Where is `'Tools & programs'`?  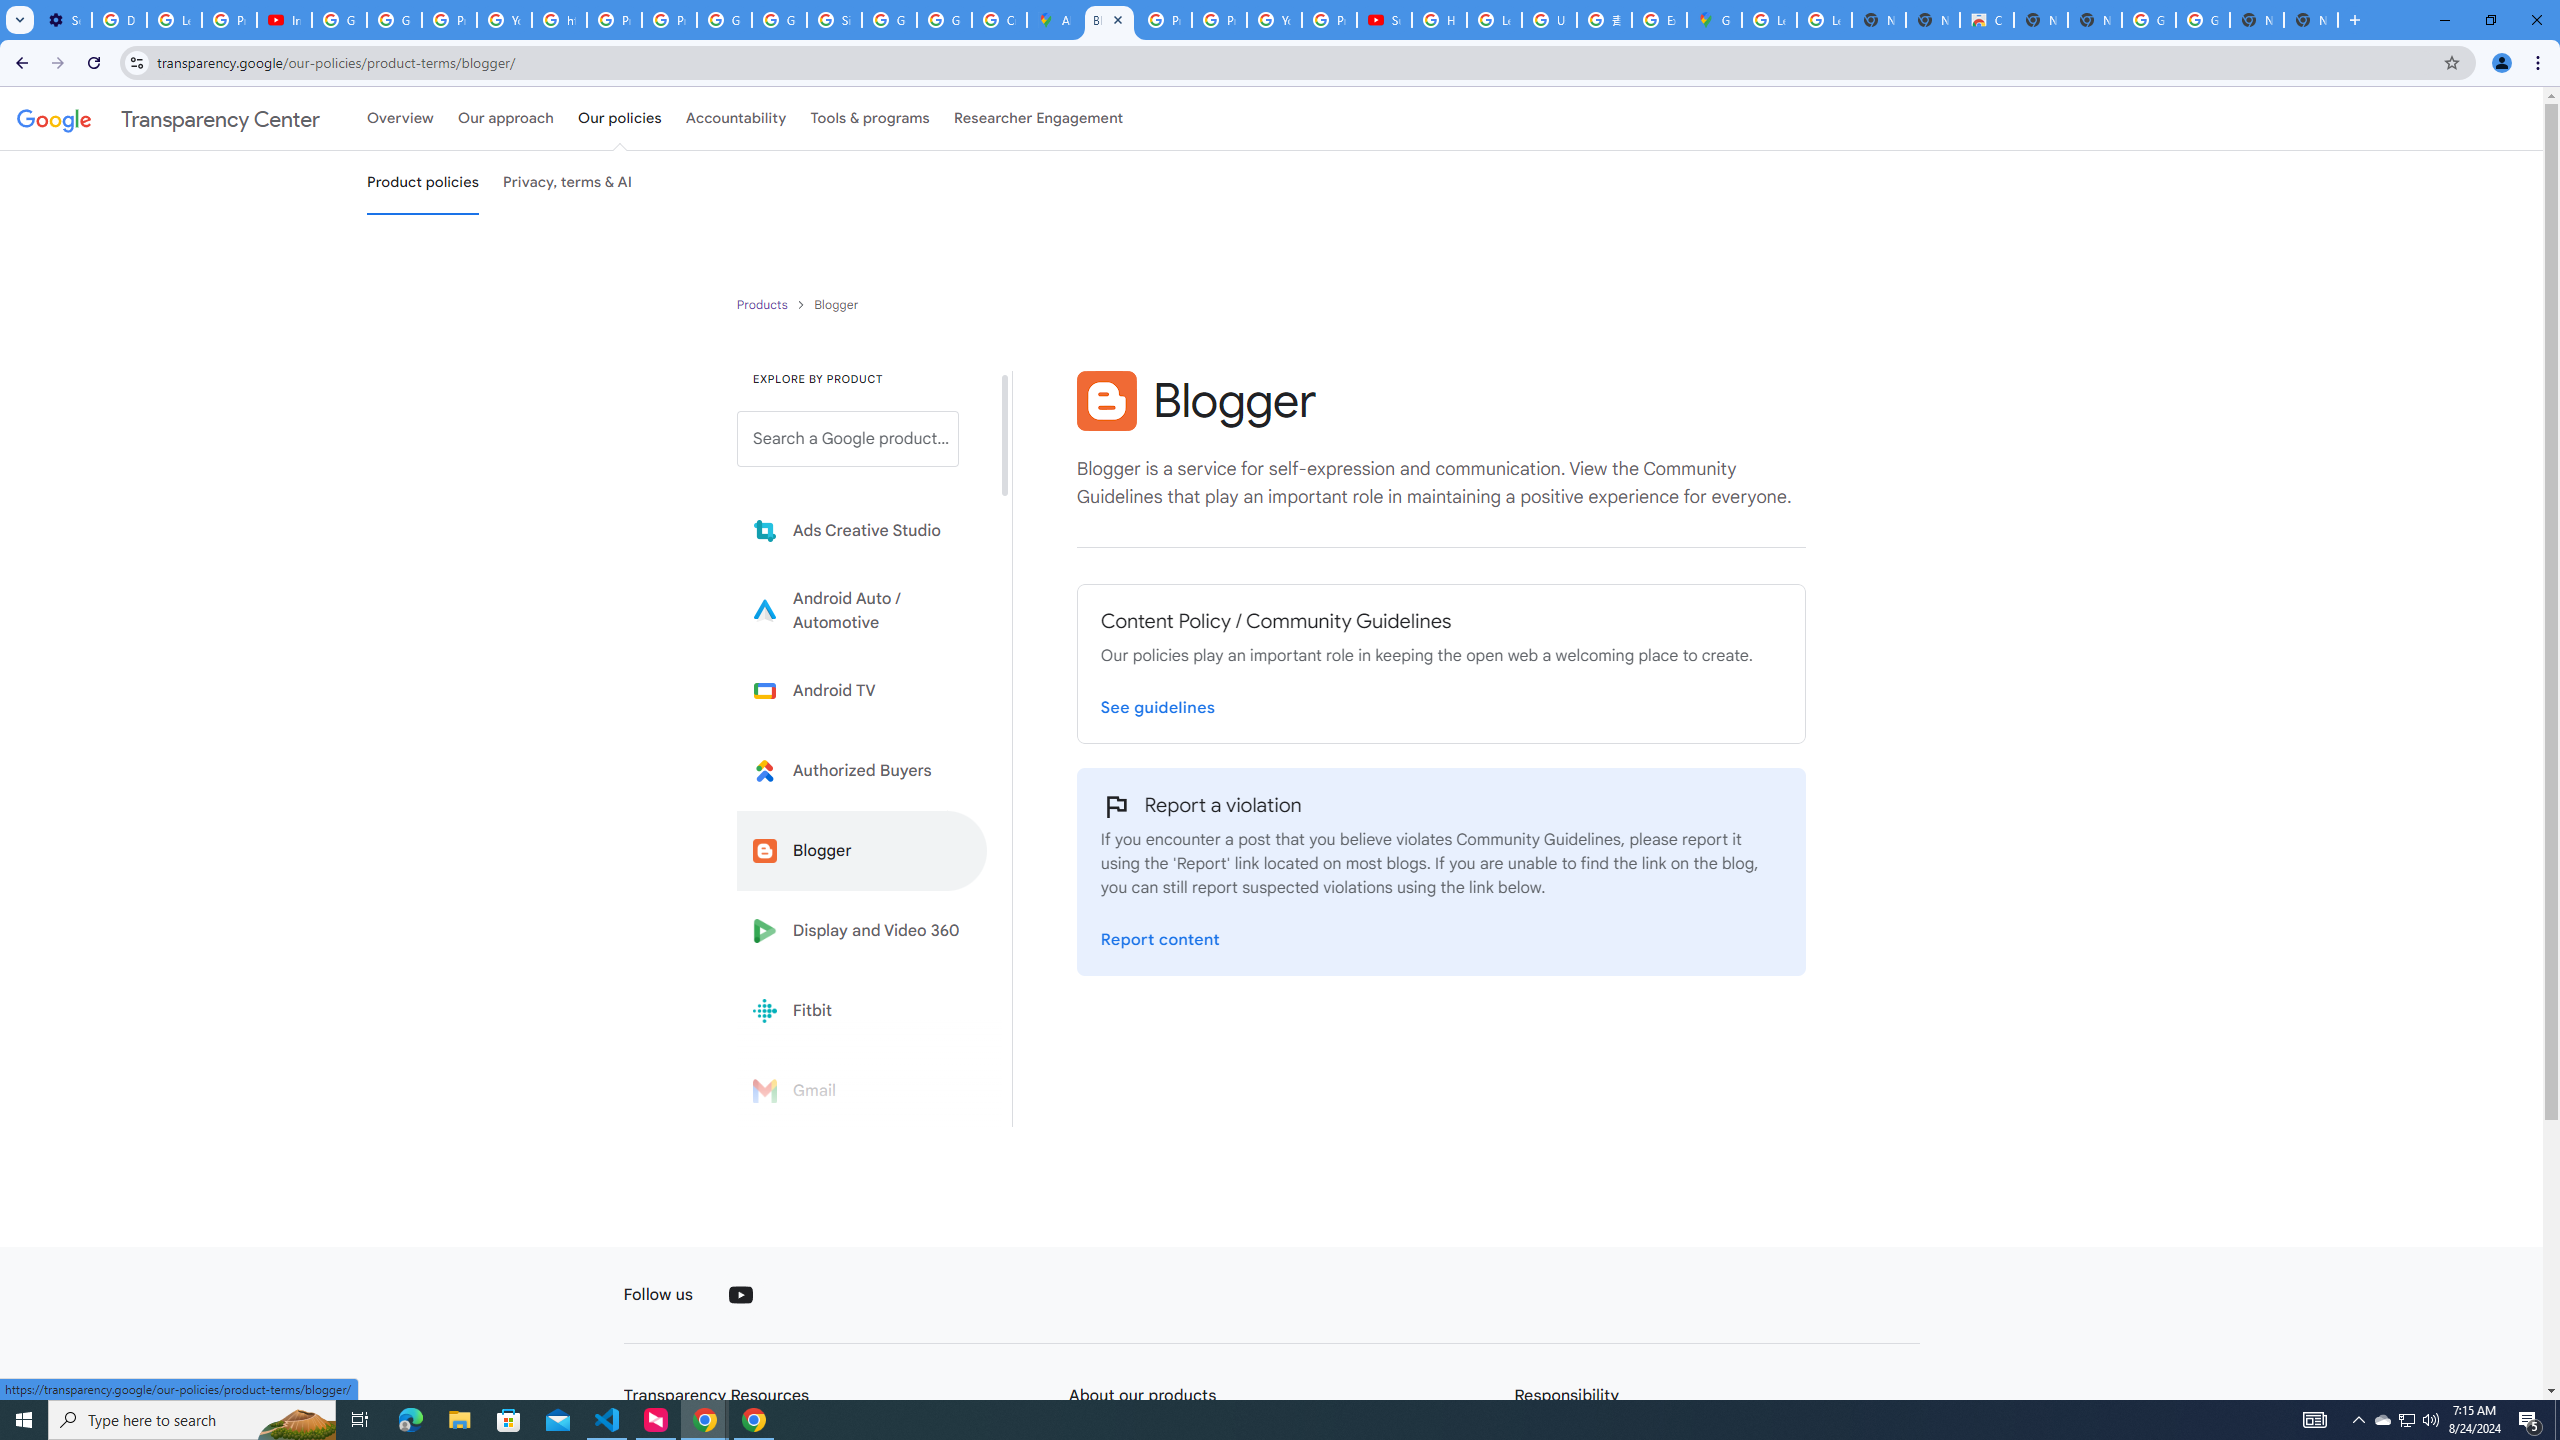 'Tools & programs' is located at coordinates (869, 118).